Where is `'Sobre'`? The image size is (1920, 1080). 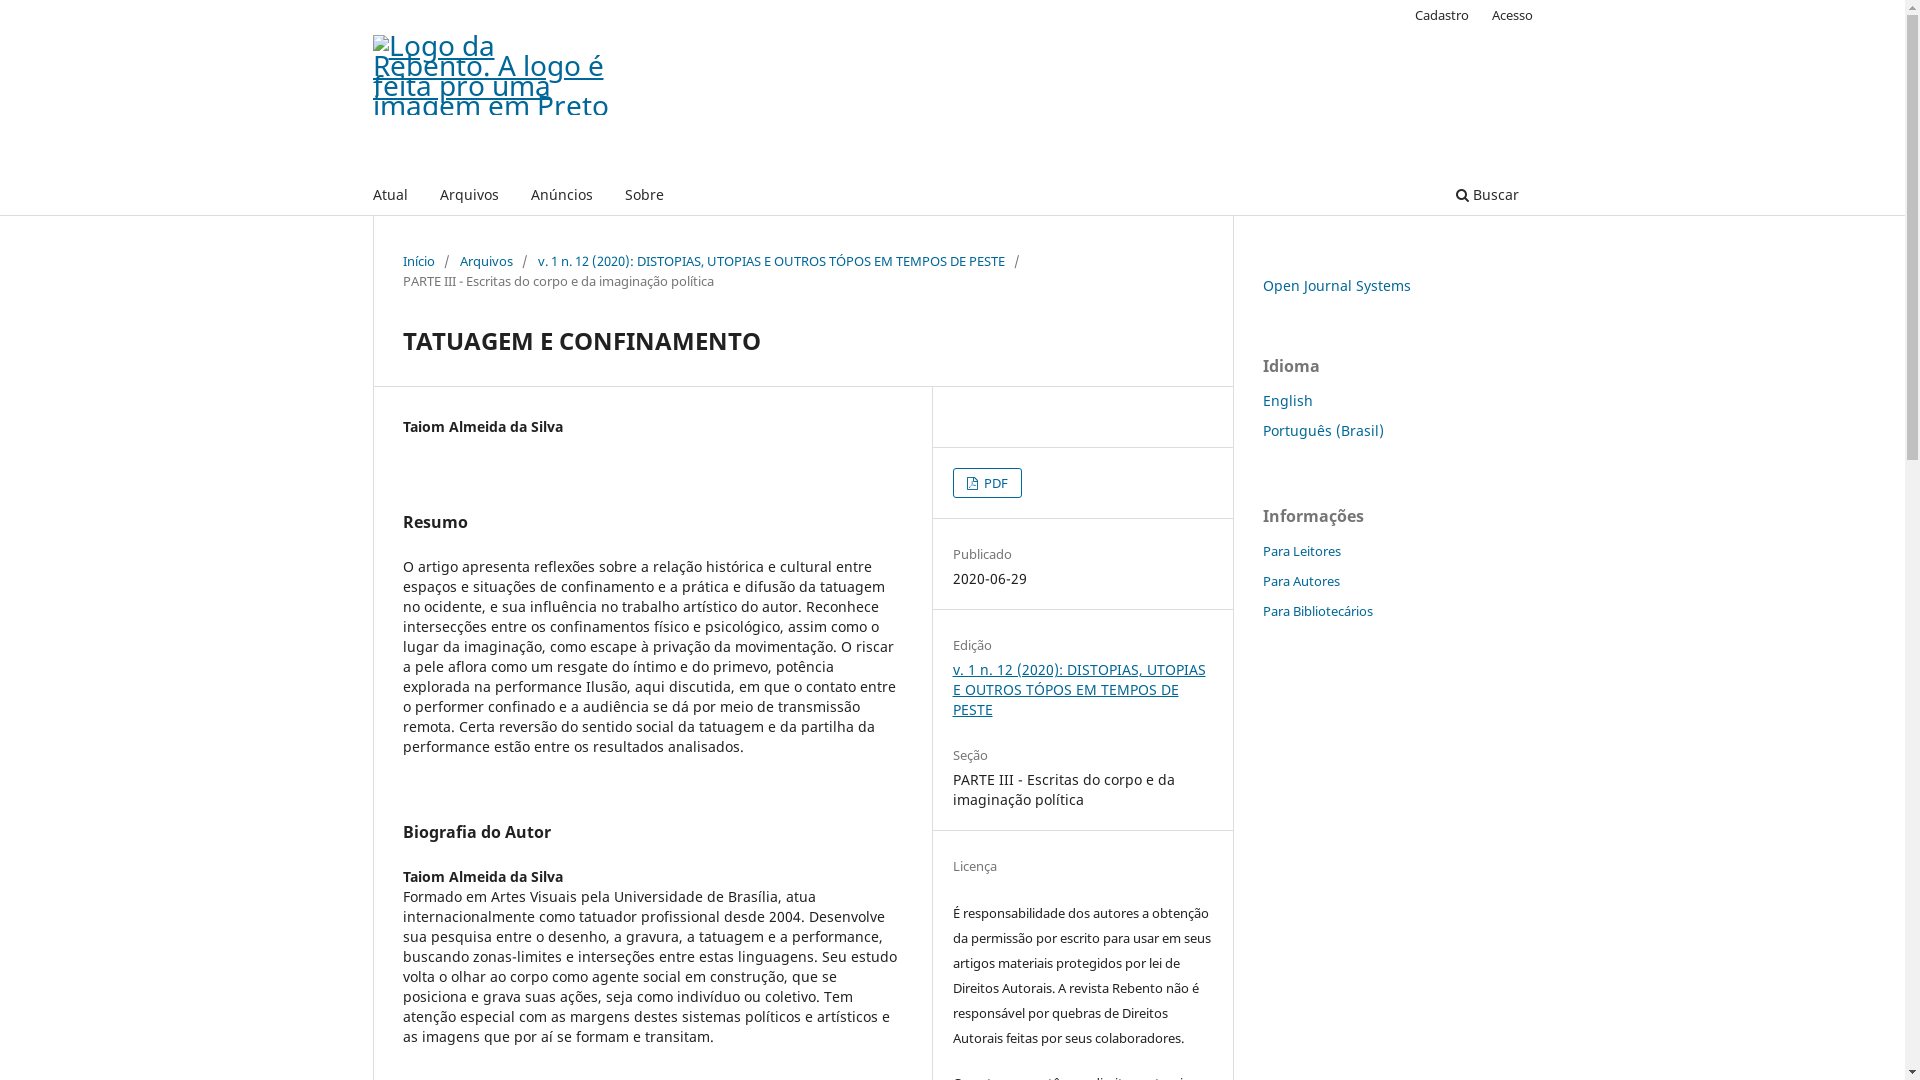 'Sobre' is located at coordinates (617, 197).